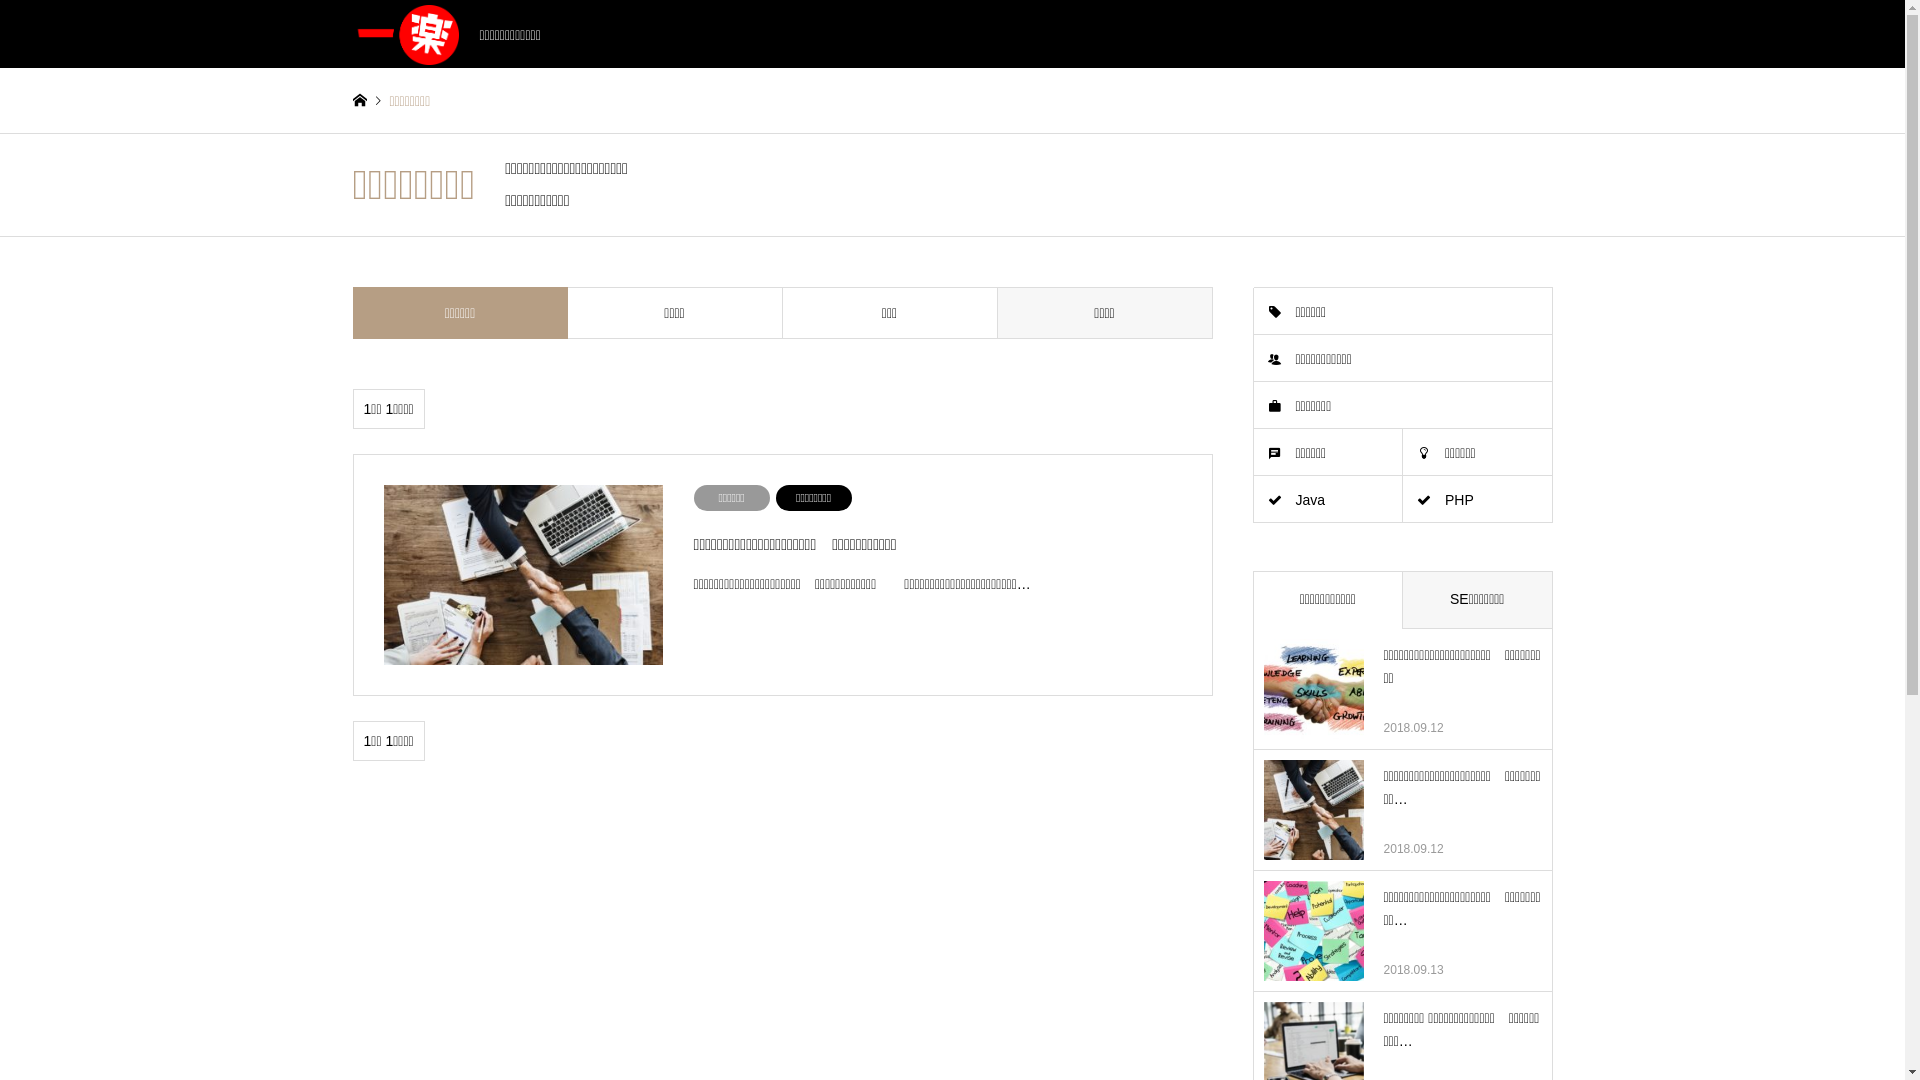 This screenshot has width=1920, height=1080. Describe the element at coordinates (1477, 499) in the screenshot. I see `'PHP'` at that location.